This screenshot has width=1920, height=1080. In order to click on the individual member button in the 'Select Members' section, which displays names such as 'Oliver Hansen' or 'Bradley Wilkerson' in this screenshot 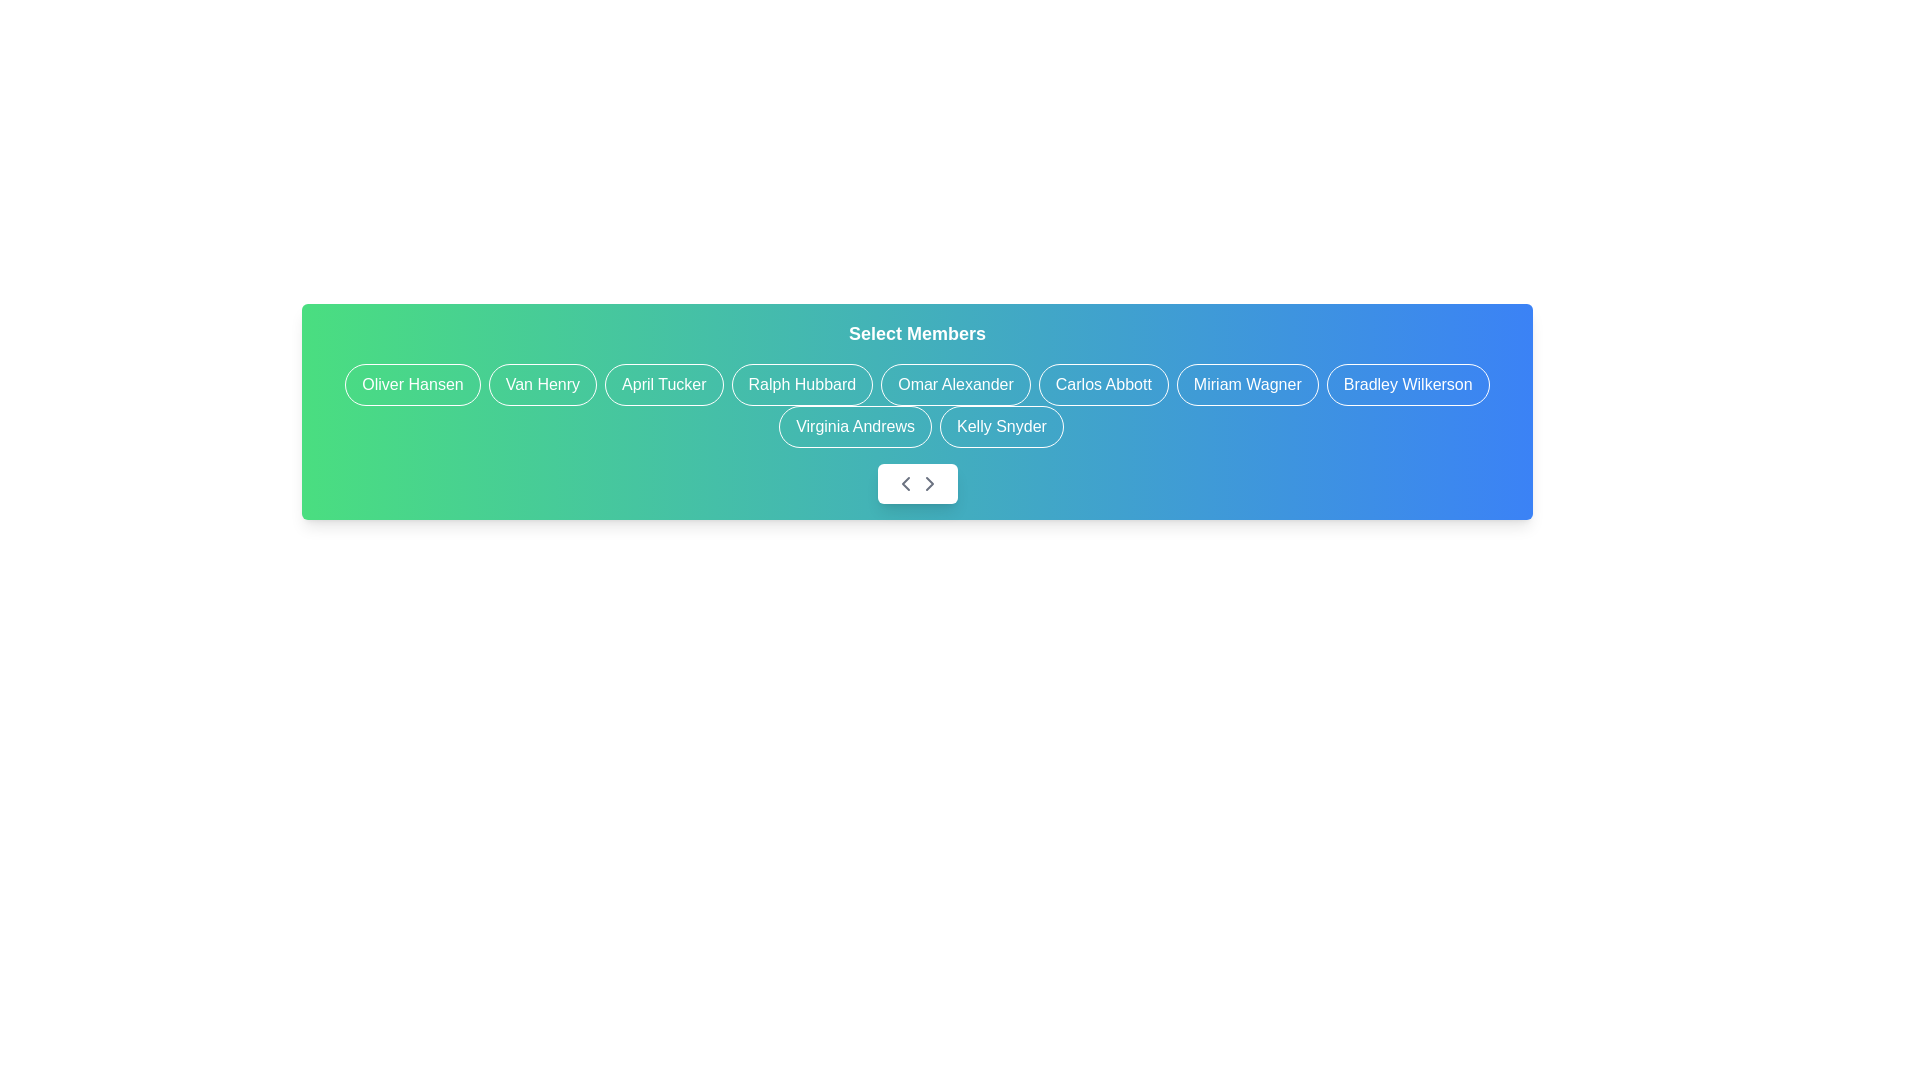, I will do `click(916, 405)`.